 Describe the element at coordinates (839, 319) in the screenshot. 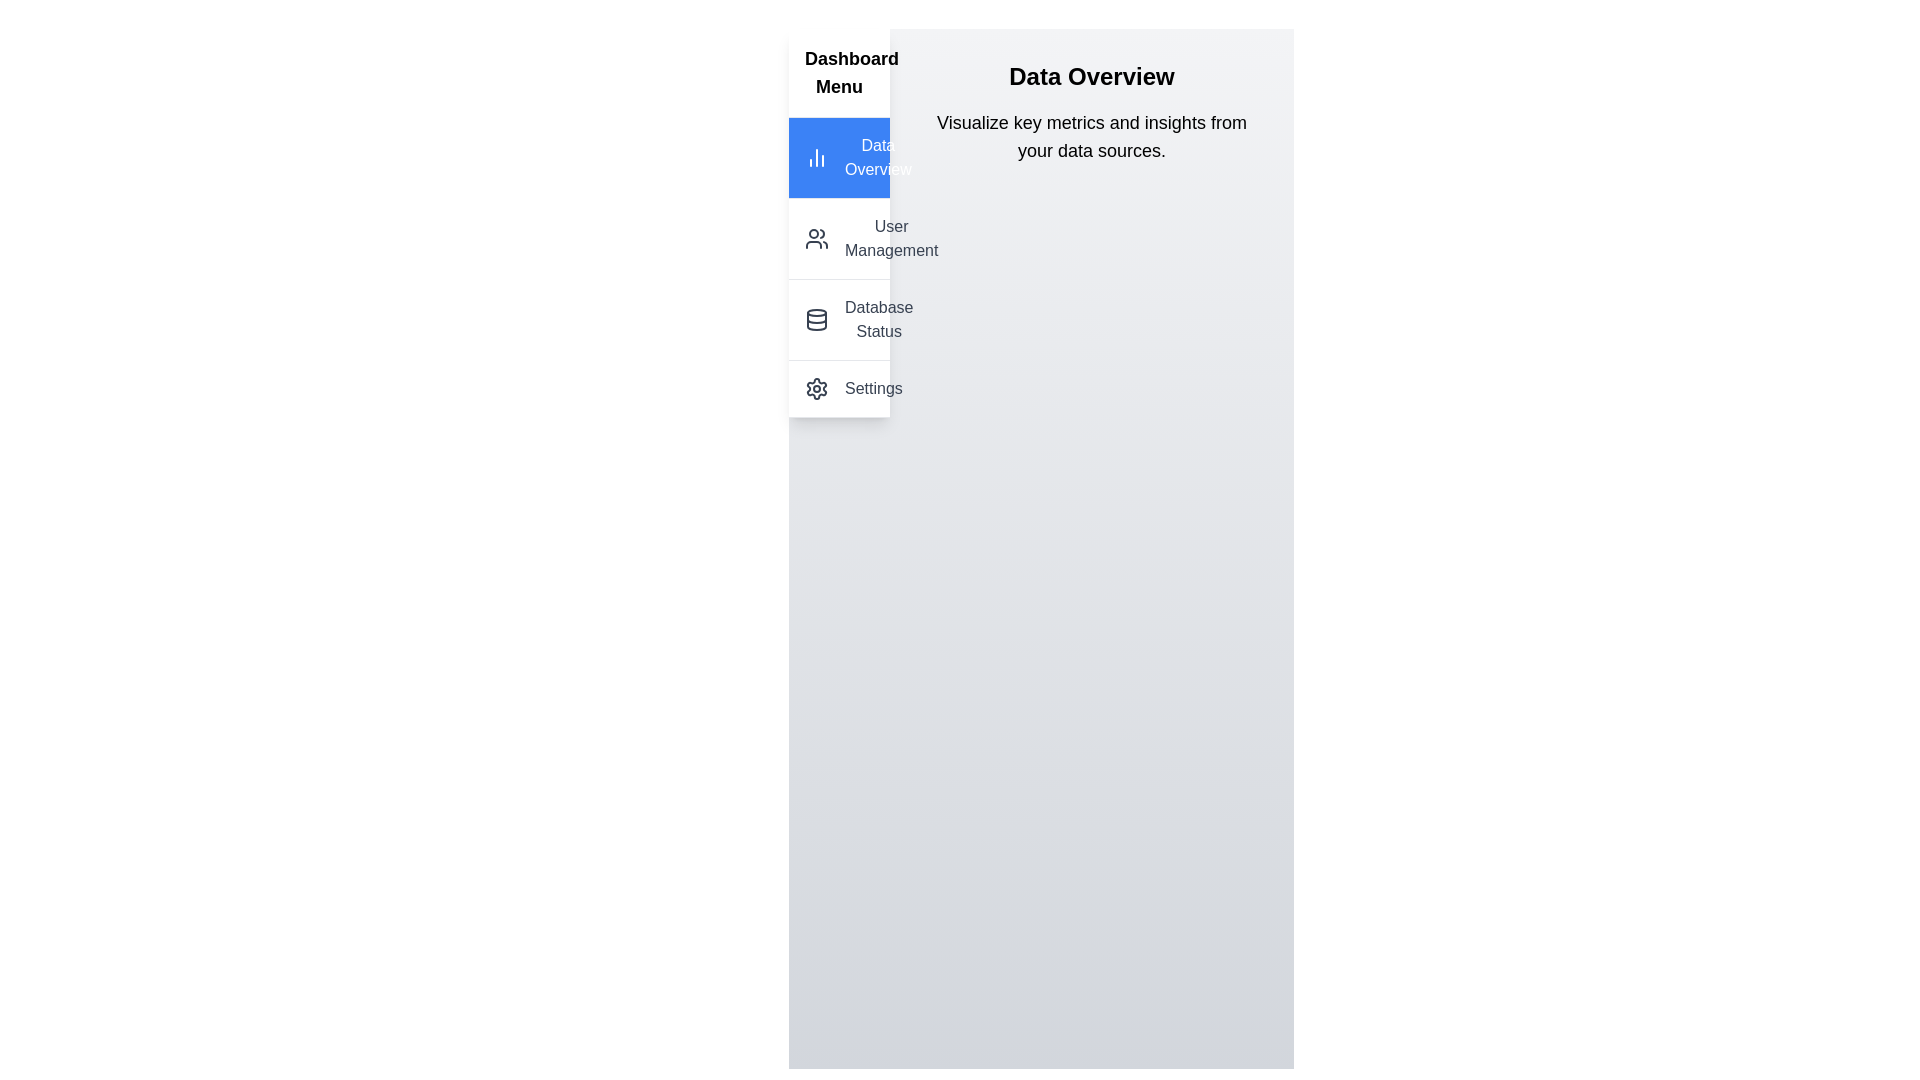

I see `the menu item corresponding to Database Status to navigate to that section` at that location.